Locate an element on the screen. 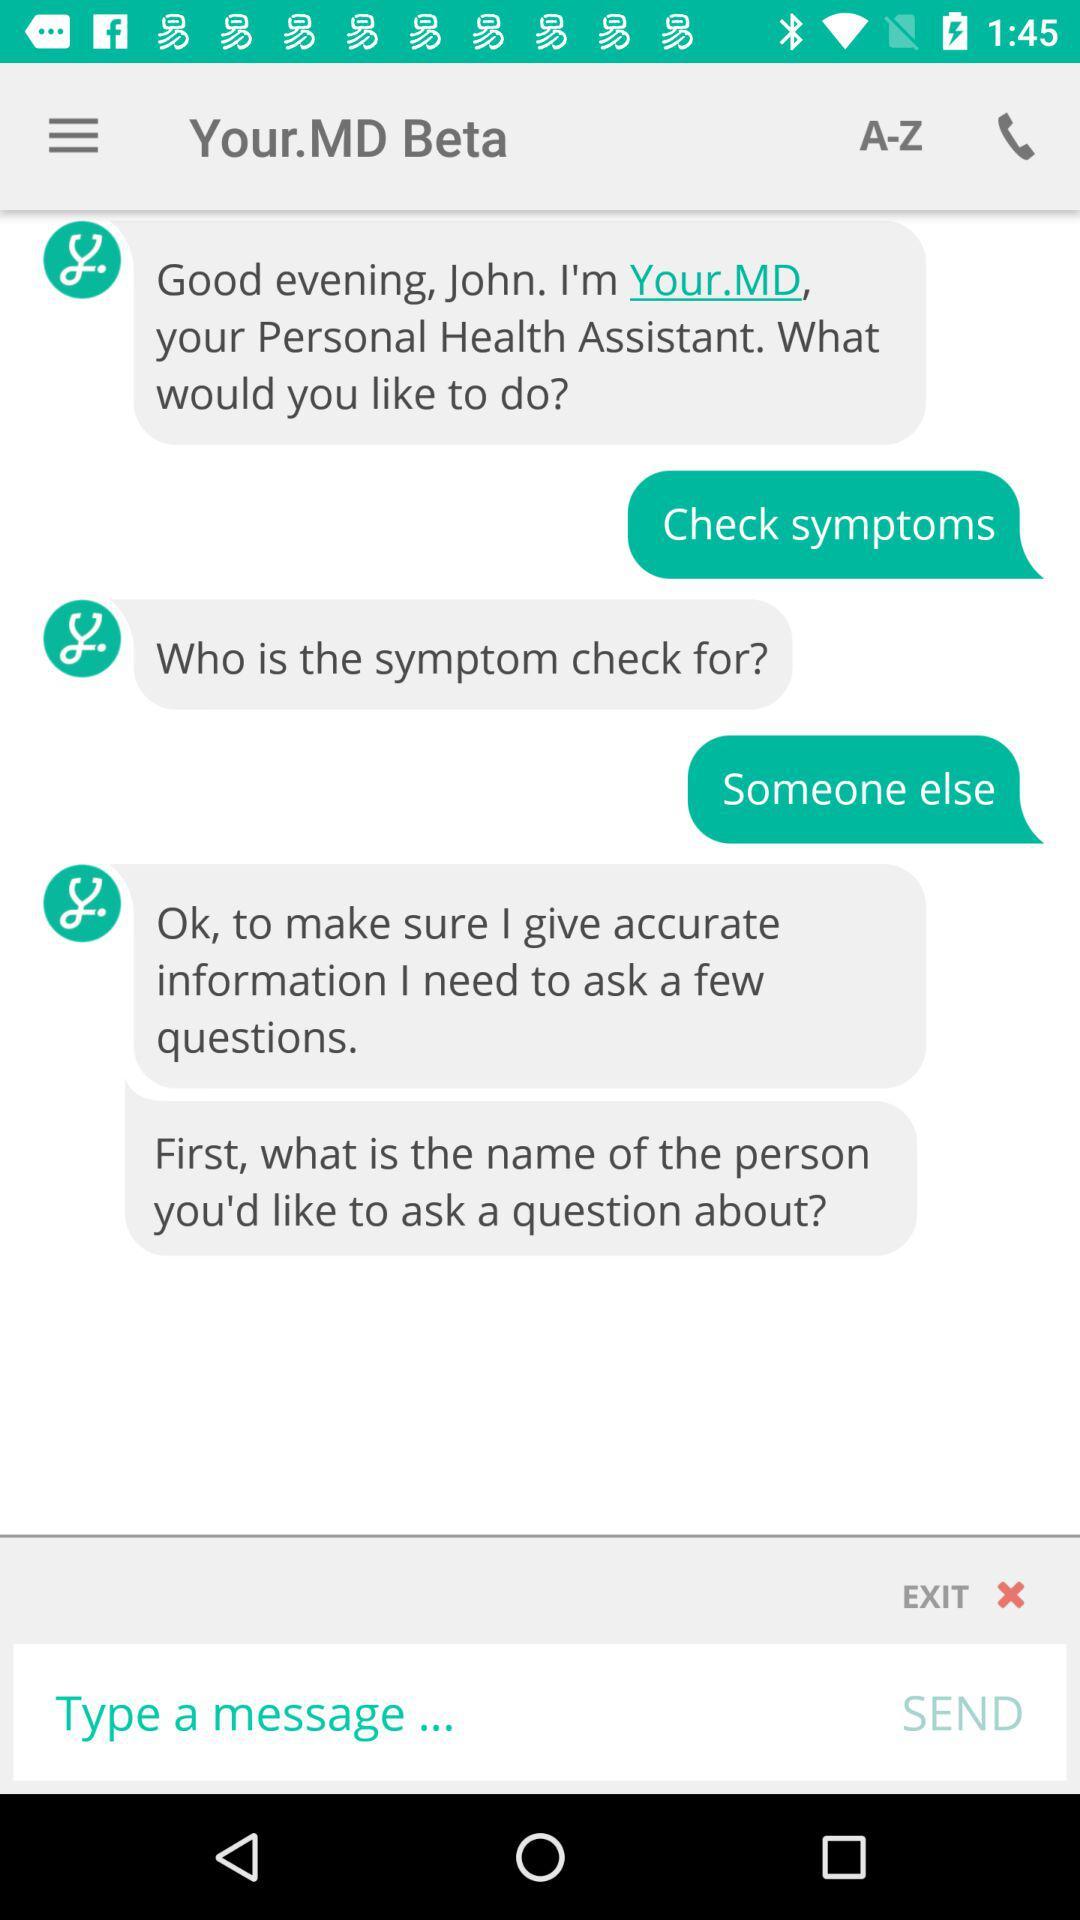  item above the good evening john is located at coordinates (890, 135).